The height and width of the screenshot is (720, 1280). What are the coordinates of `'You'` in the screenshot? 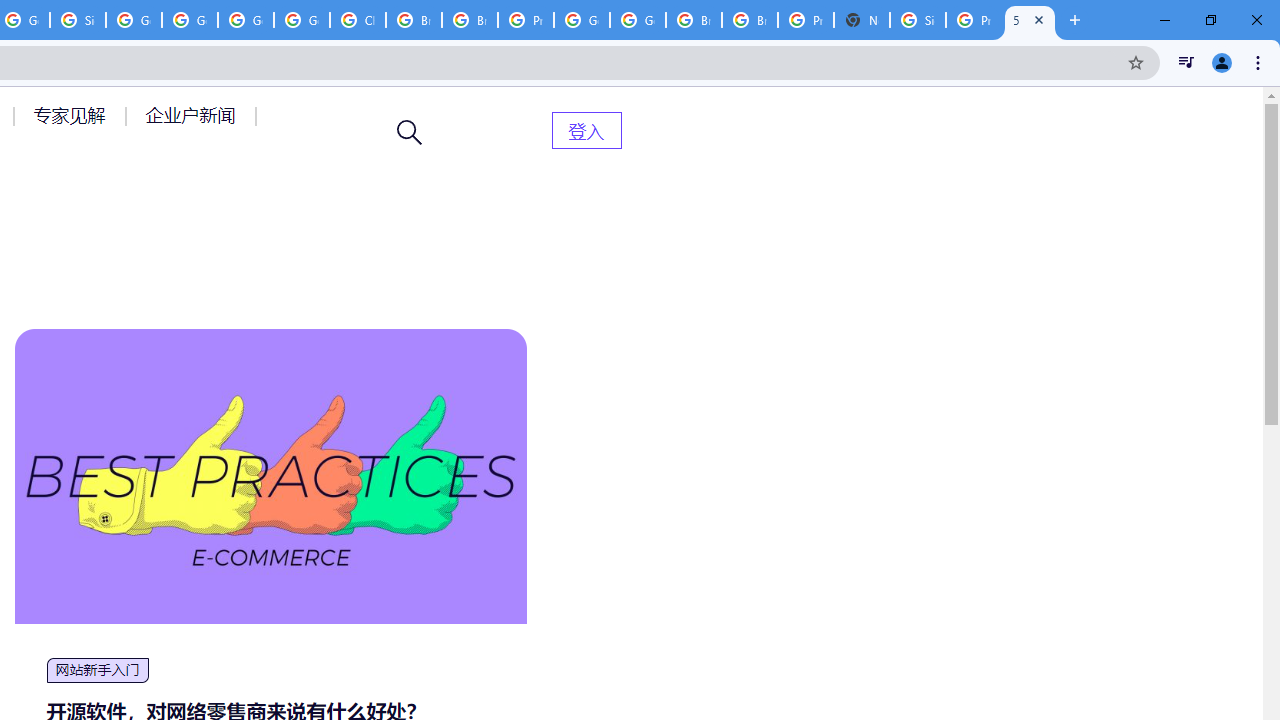 It's located at (1220, 61).